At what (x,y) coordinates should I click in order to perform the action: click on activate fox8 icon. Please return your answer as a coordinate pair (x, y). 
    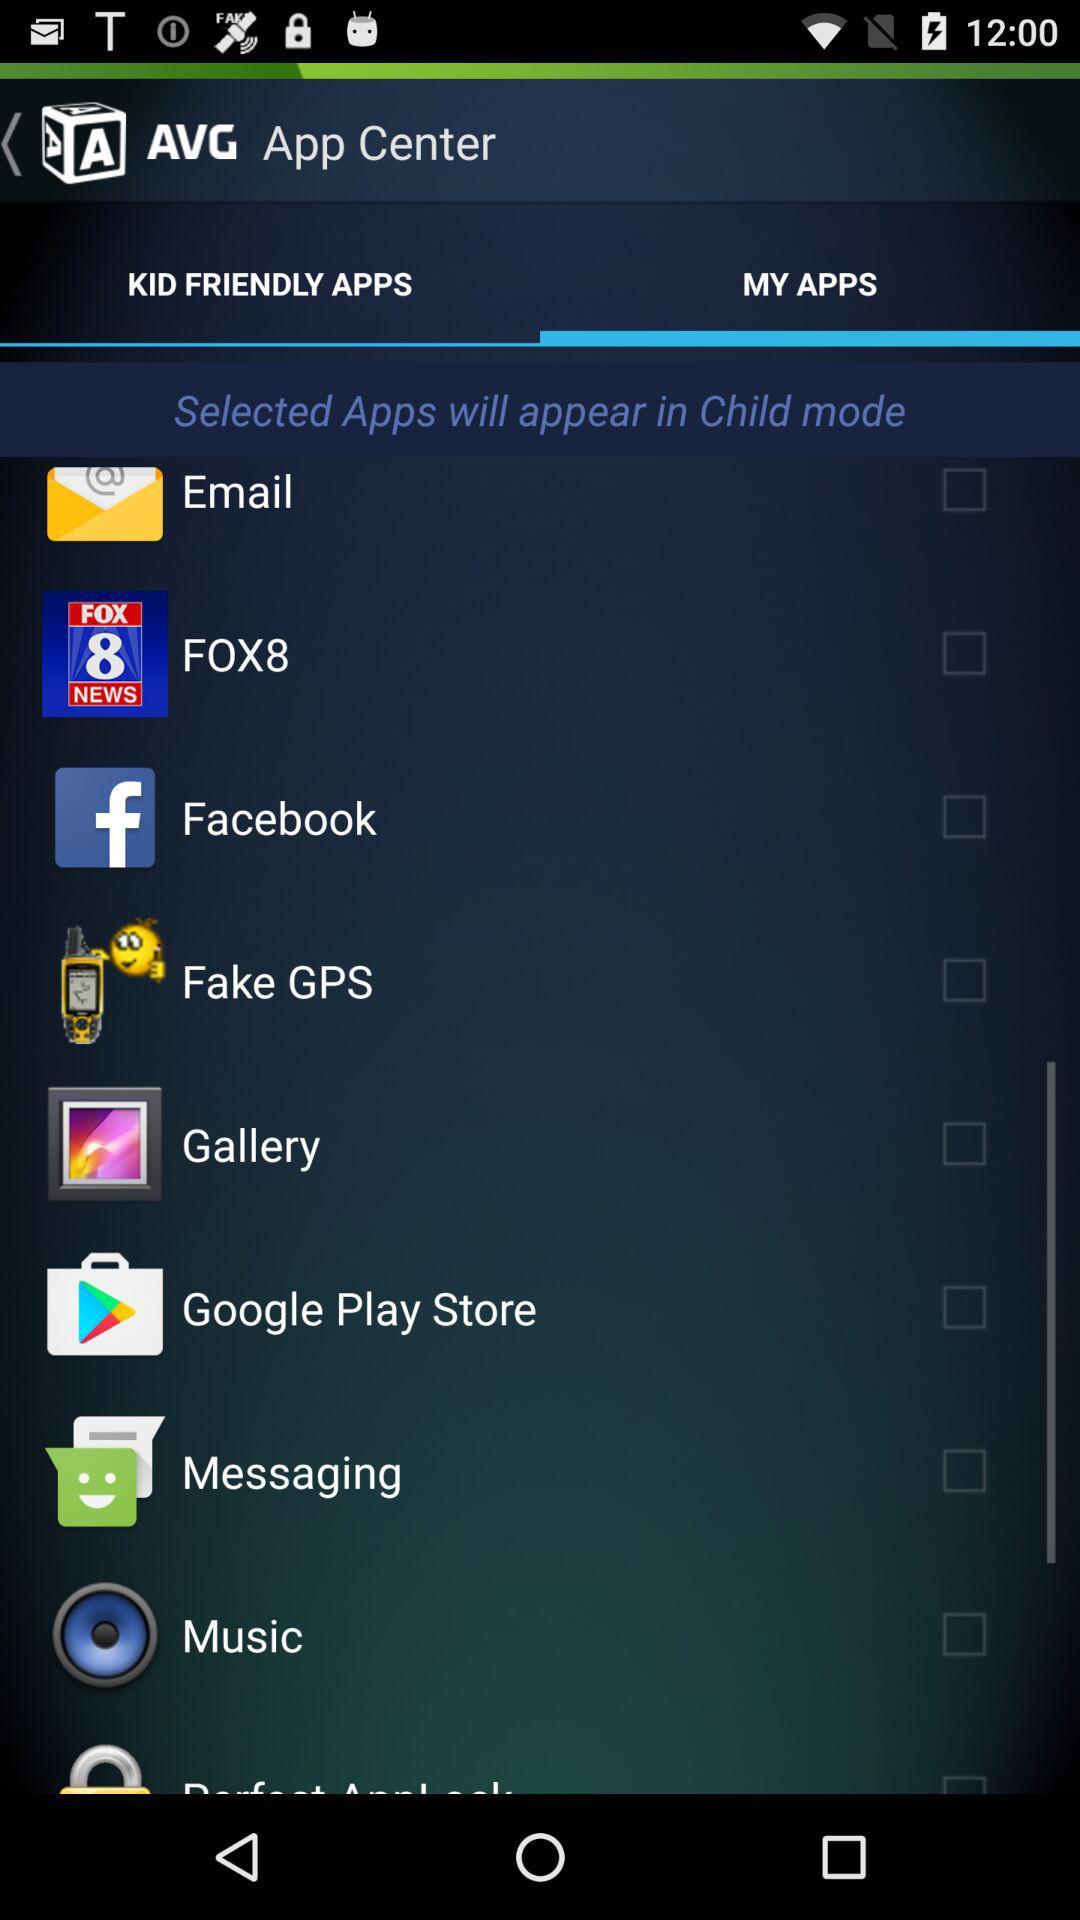
    Looking at the image, I should click on (104, 653).